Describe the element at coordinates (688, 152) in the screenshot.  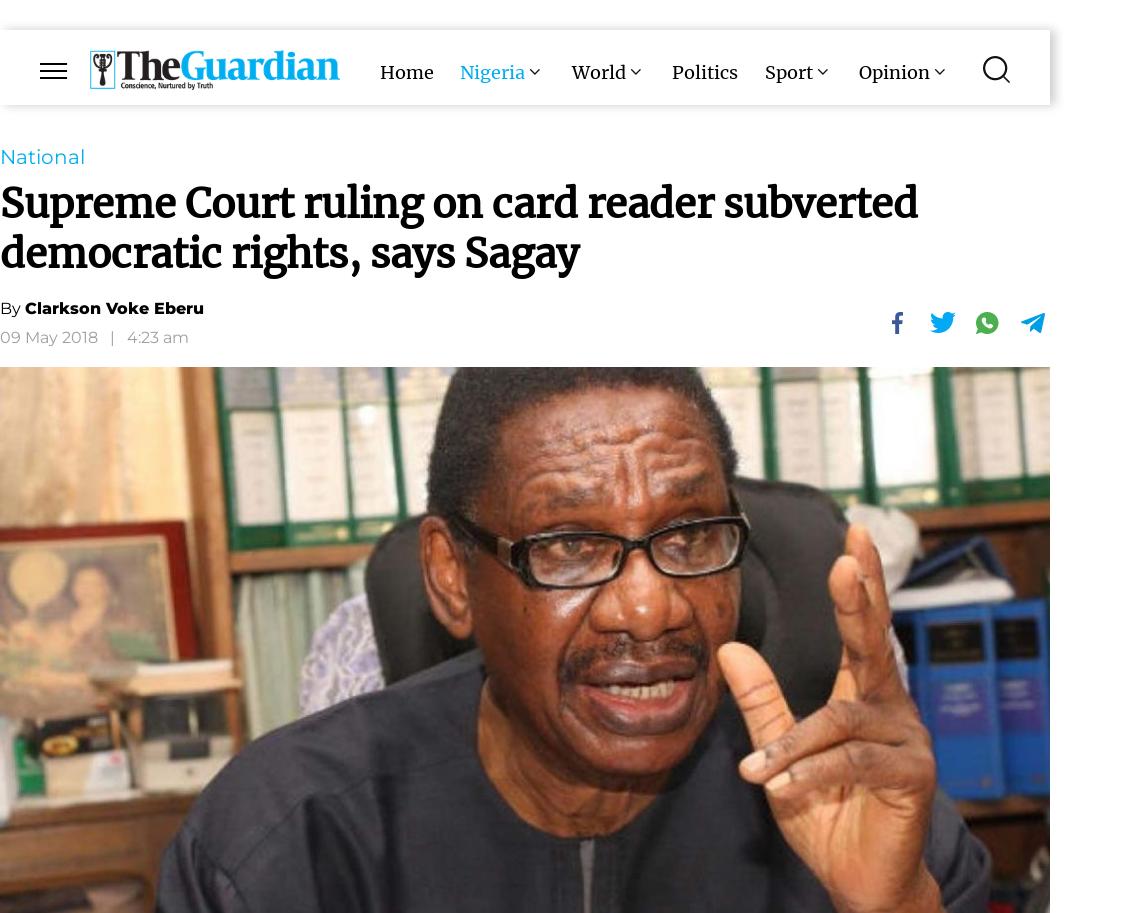
I see `'Cartoons'` at that location.